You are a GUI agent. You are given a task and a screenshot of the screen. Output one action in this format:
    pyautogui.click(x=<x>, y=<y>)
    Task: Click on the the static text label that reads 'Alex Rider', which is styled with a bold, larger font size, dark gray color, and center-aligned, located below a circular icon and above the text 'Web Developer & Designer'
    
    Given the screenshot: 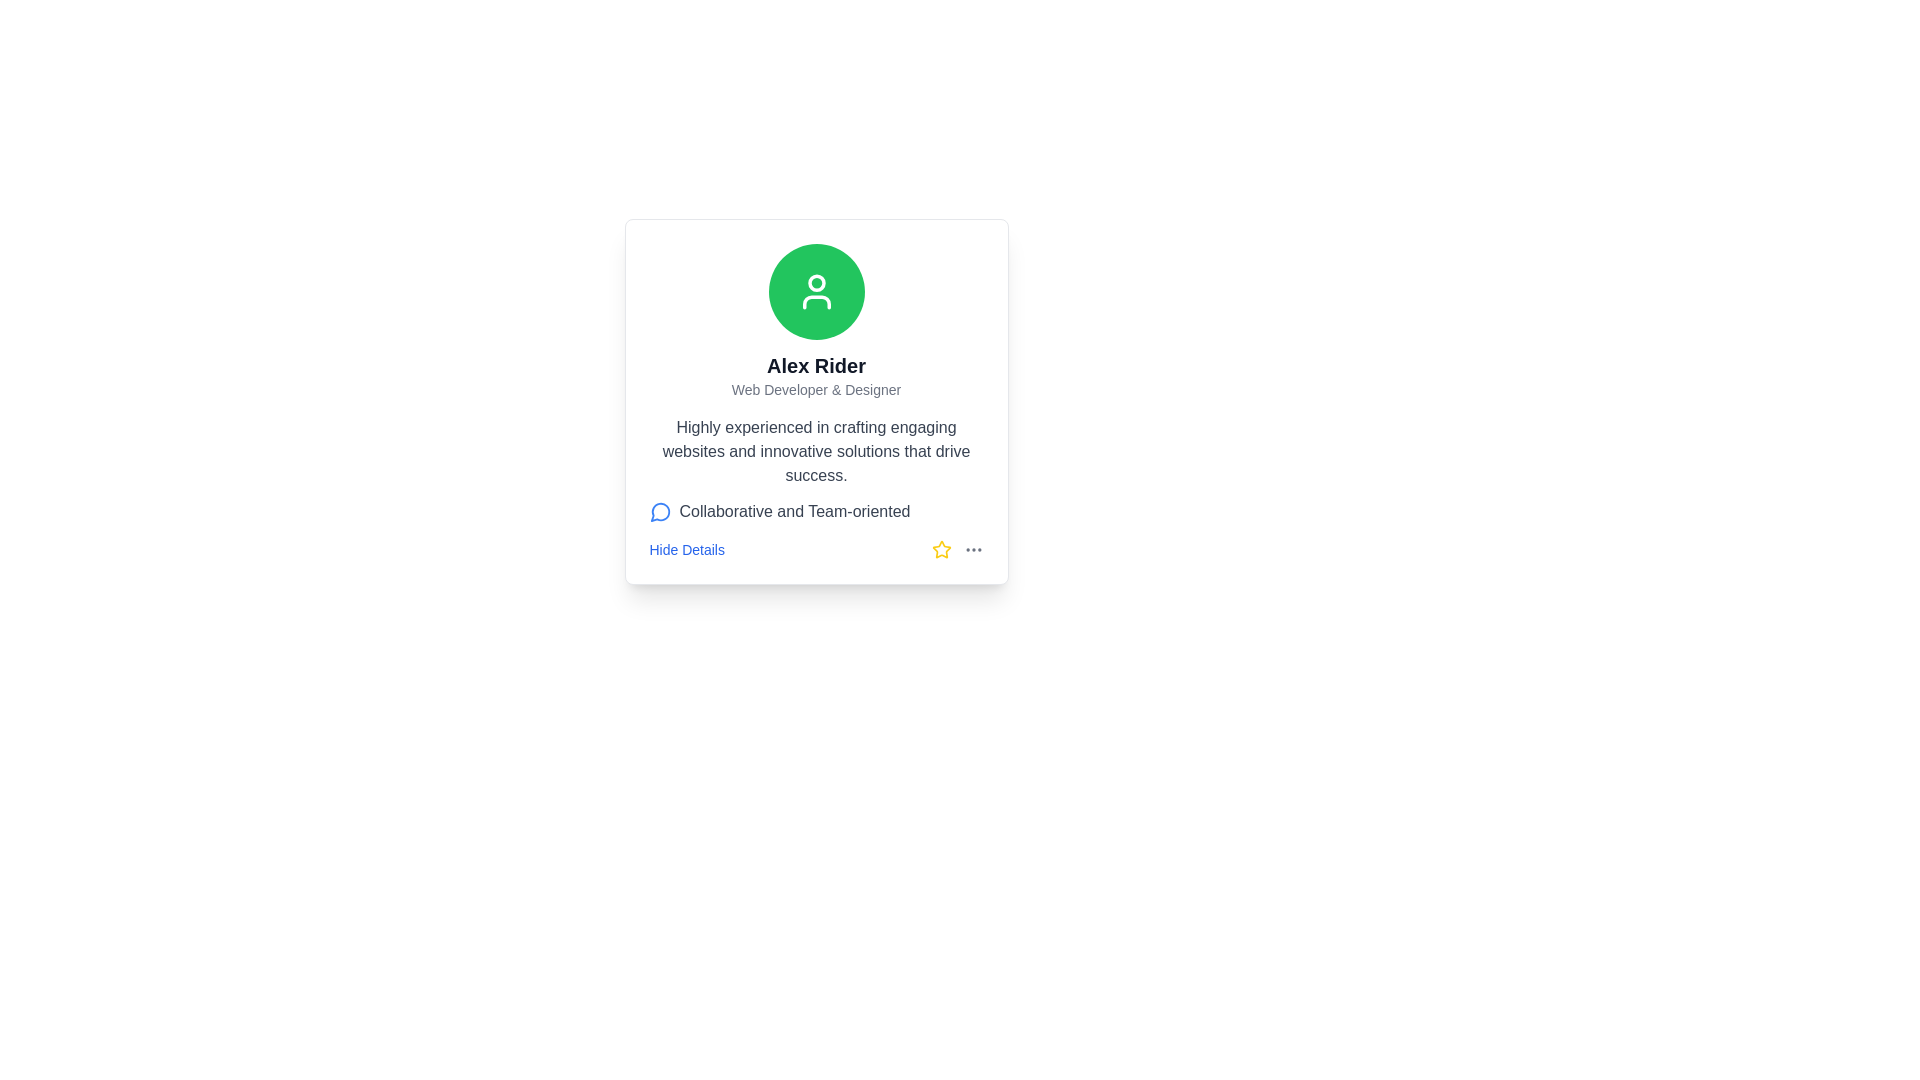 What is the action you would take?
    pyautogui.click(x=816, y=366)
    